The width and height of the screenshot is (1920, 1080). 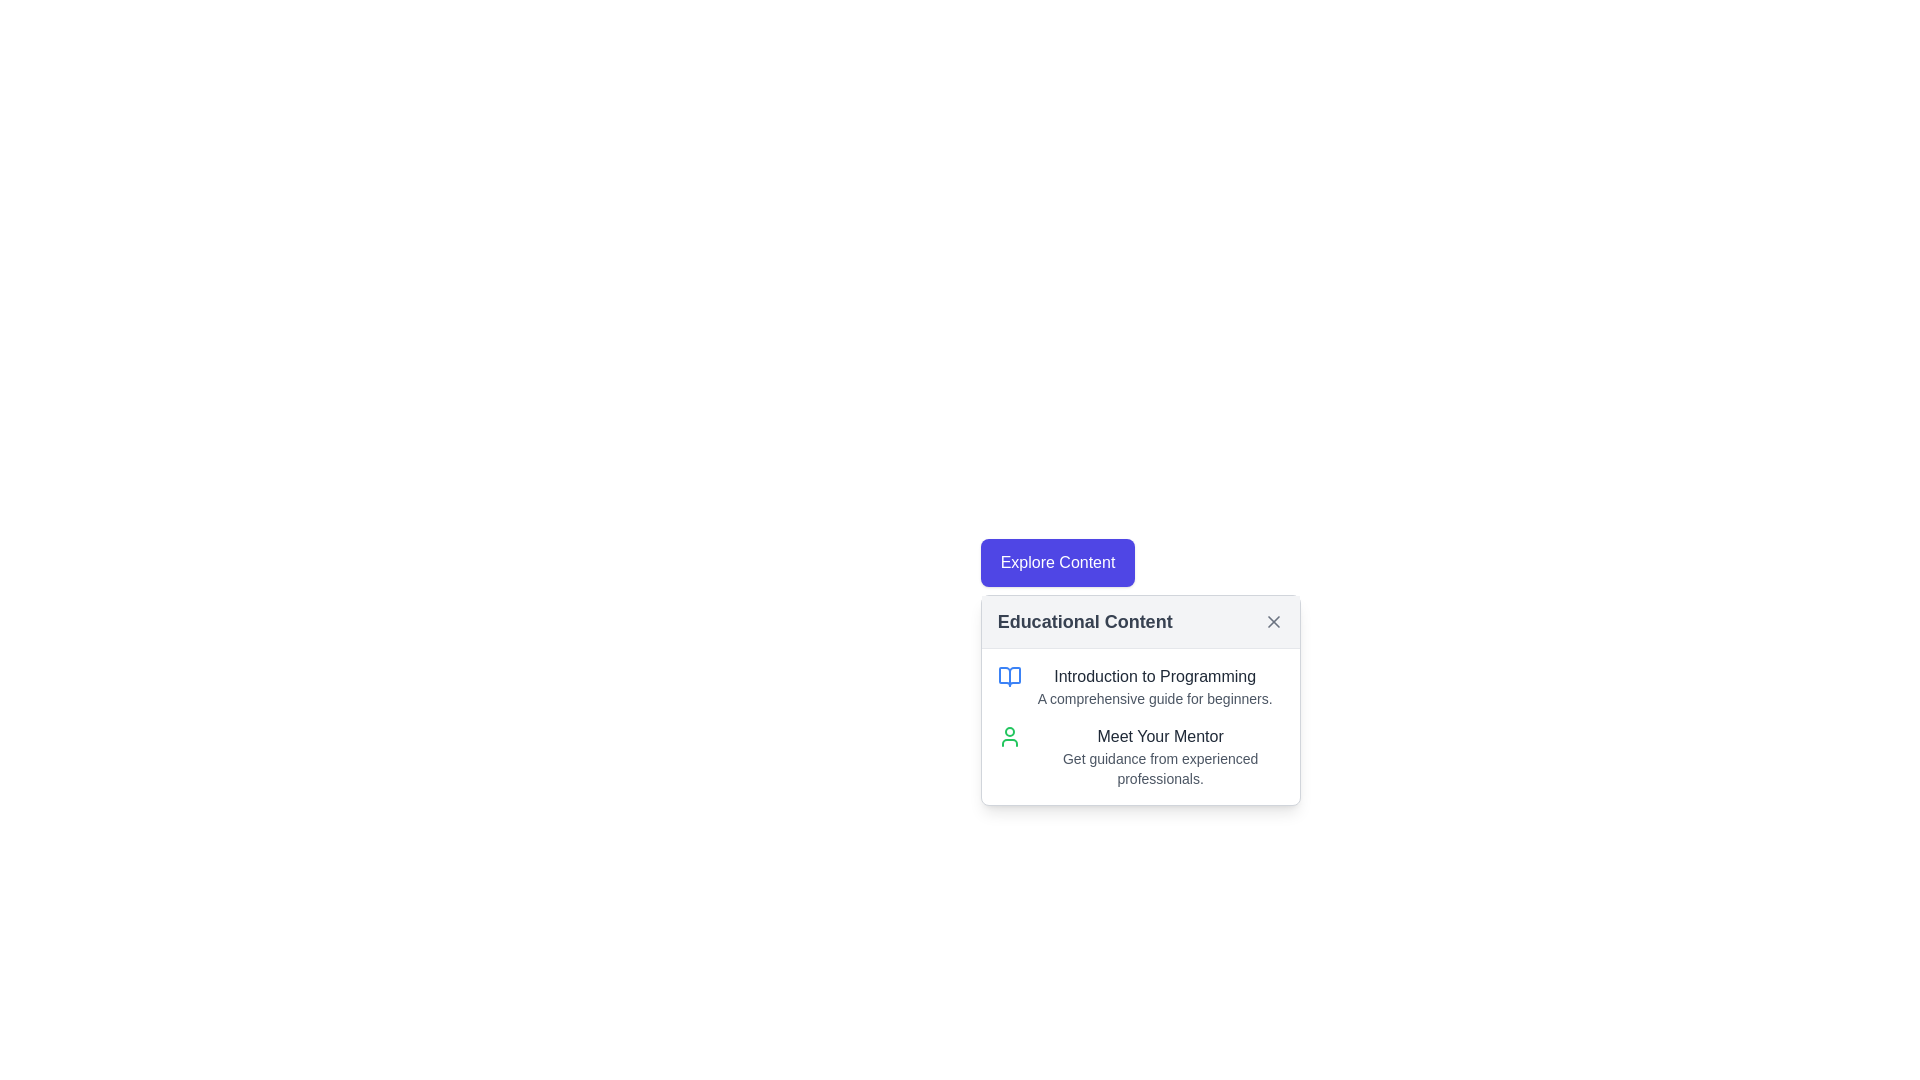 I want to click on text displayed in the 'Meet Your Mentor' text label, which is bold and dark gray, located near the bottom of the pop-up box, so click(x=1160, y=736).